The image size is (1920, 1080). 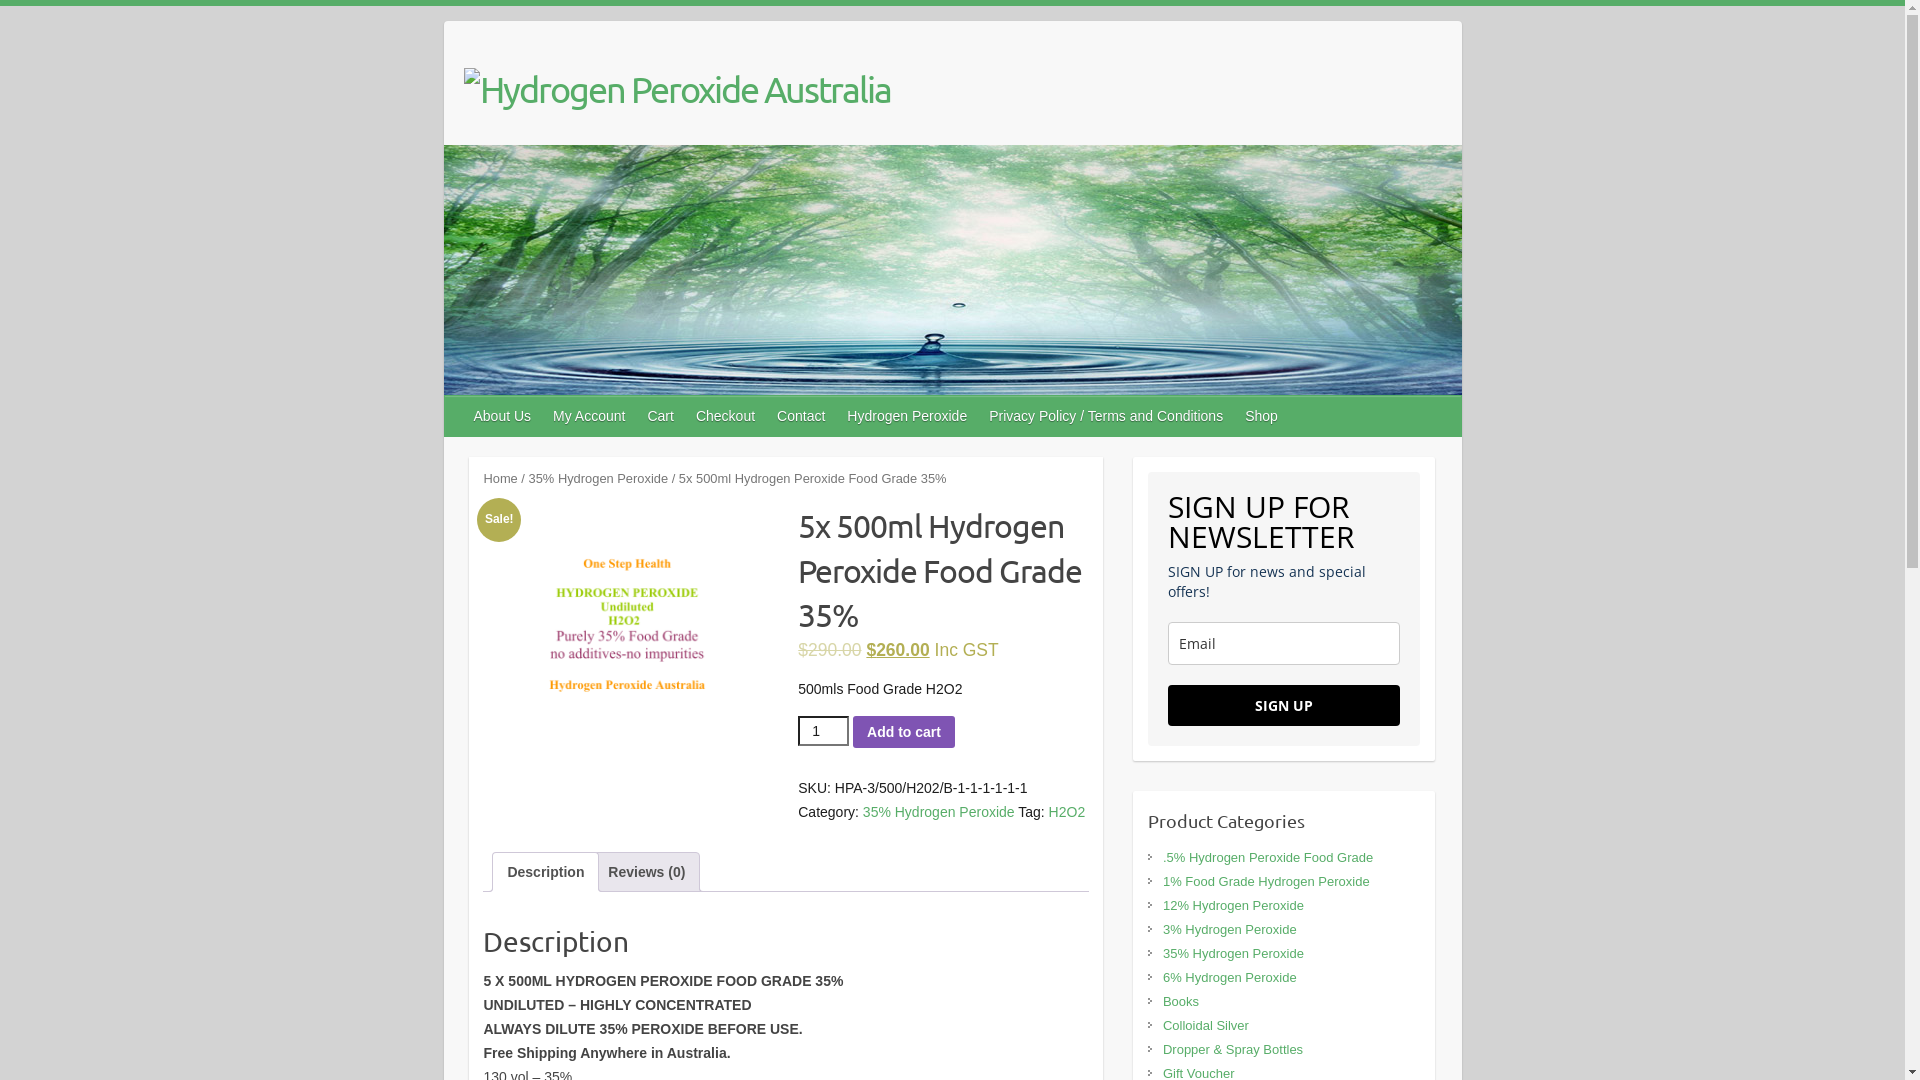 What do you see at coordinates (589, 415) in the screenshot?
I see `'My Account'` at bounding box center [589, 415].